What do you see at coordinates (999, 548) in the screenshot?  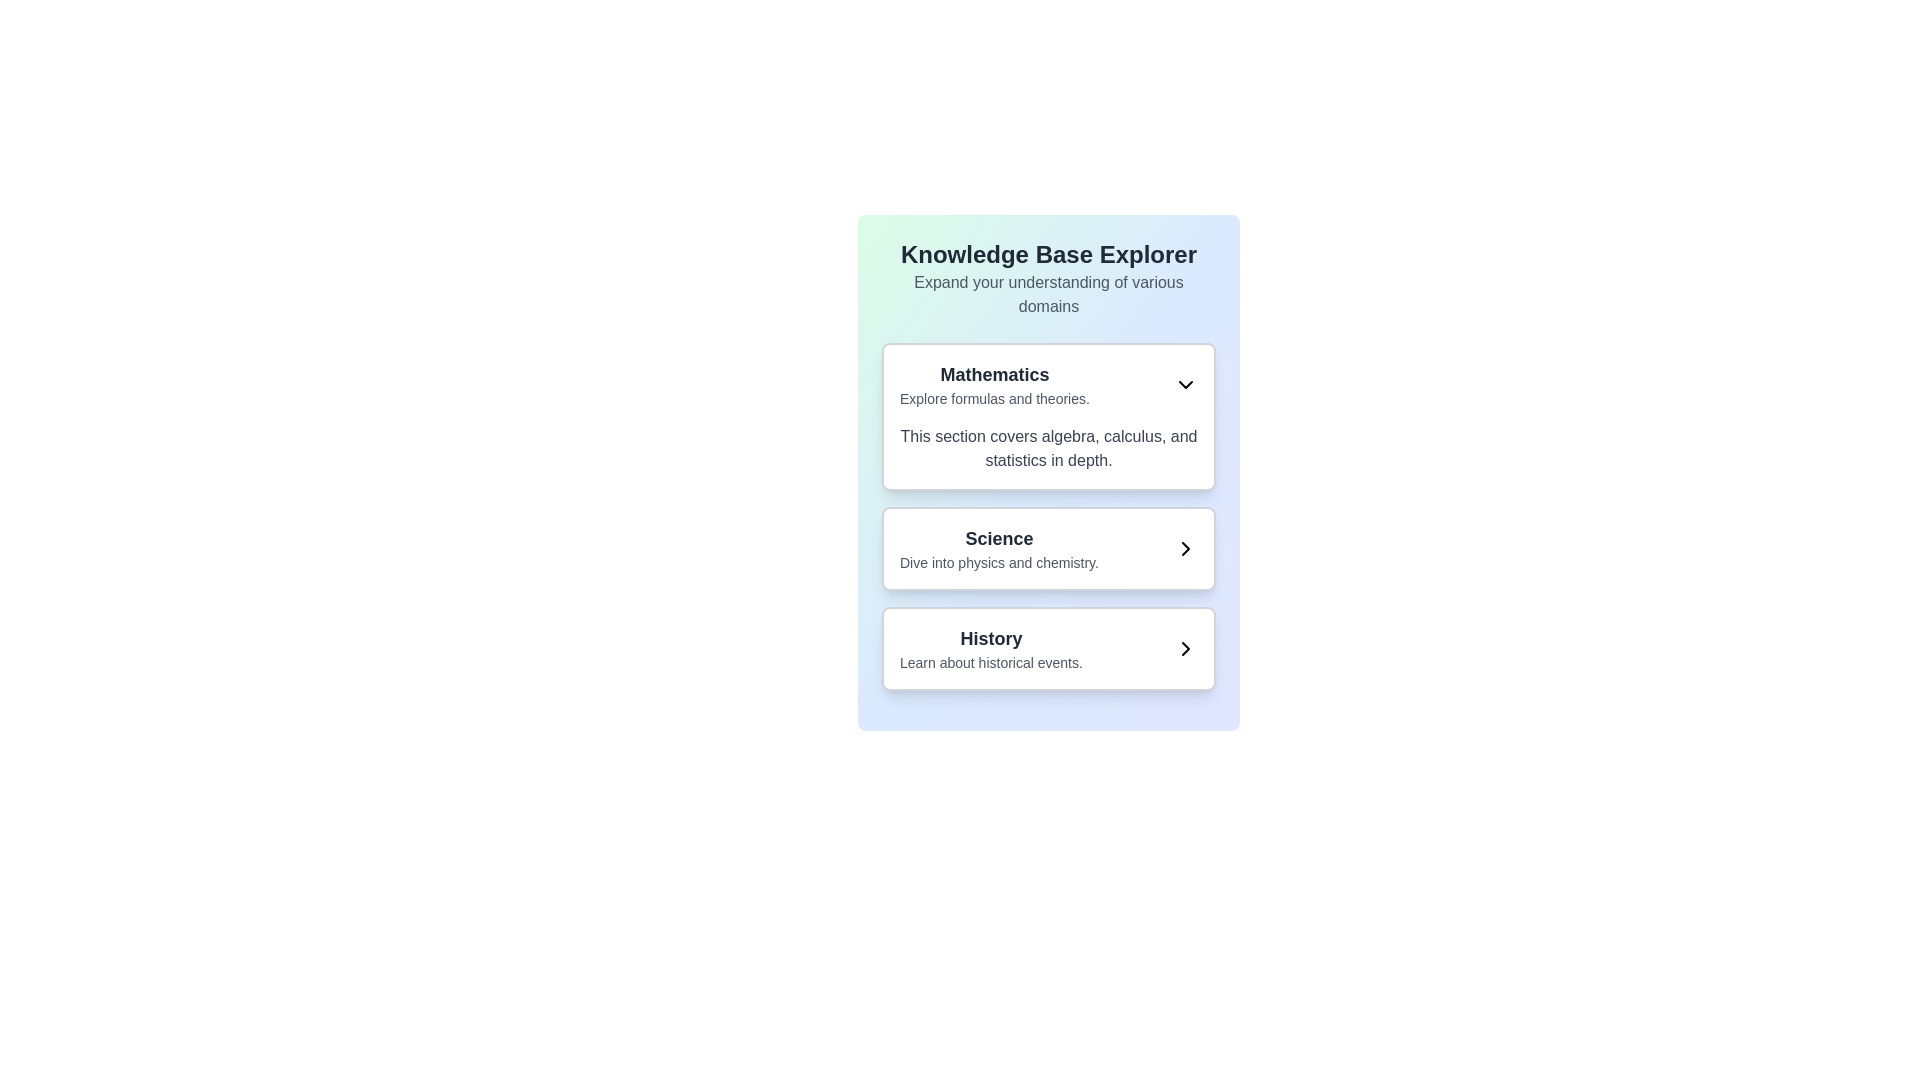 I see `information from the Informational text block located in the 'Knowledge Base Explorer' card, which is the second entry in the vertical list between 'Mathematics' and 'History'` at bounding box center [999, 548].